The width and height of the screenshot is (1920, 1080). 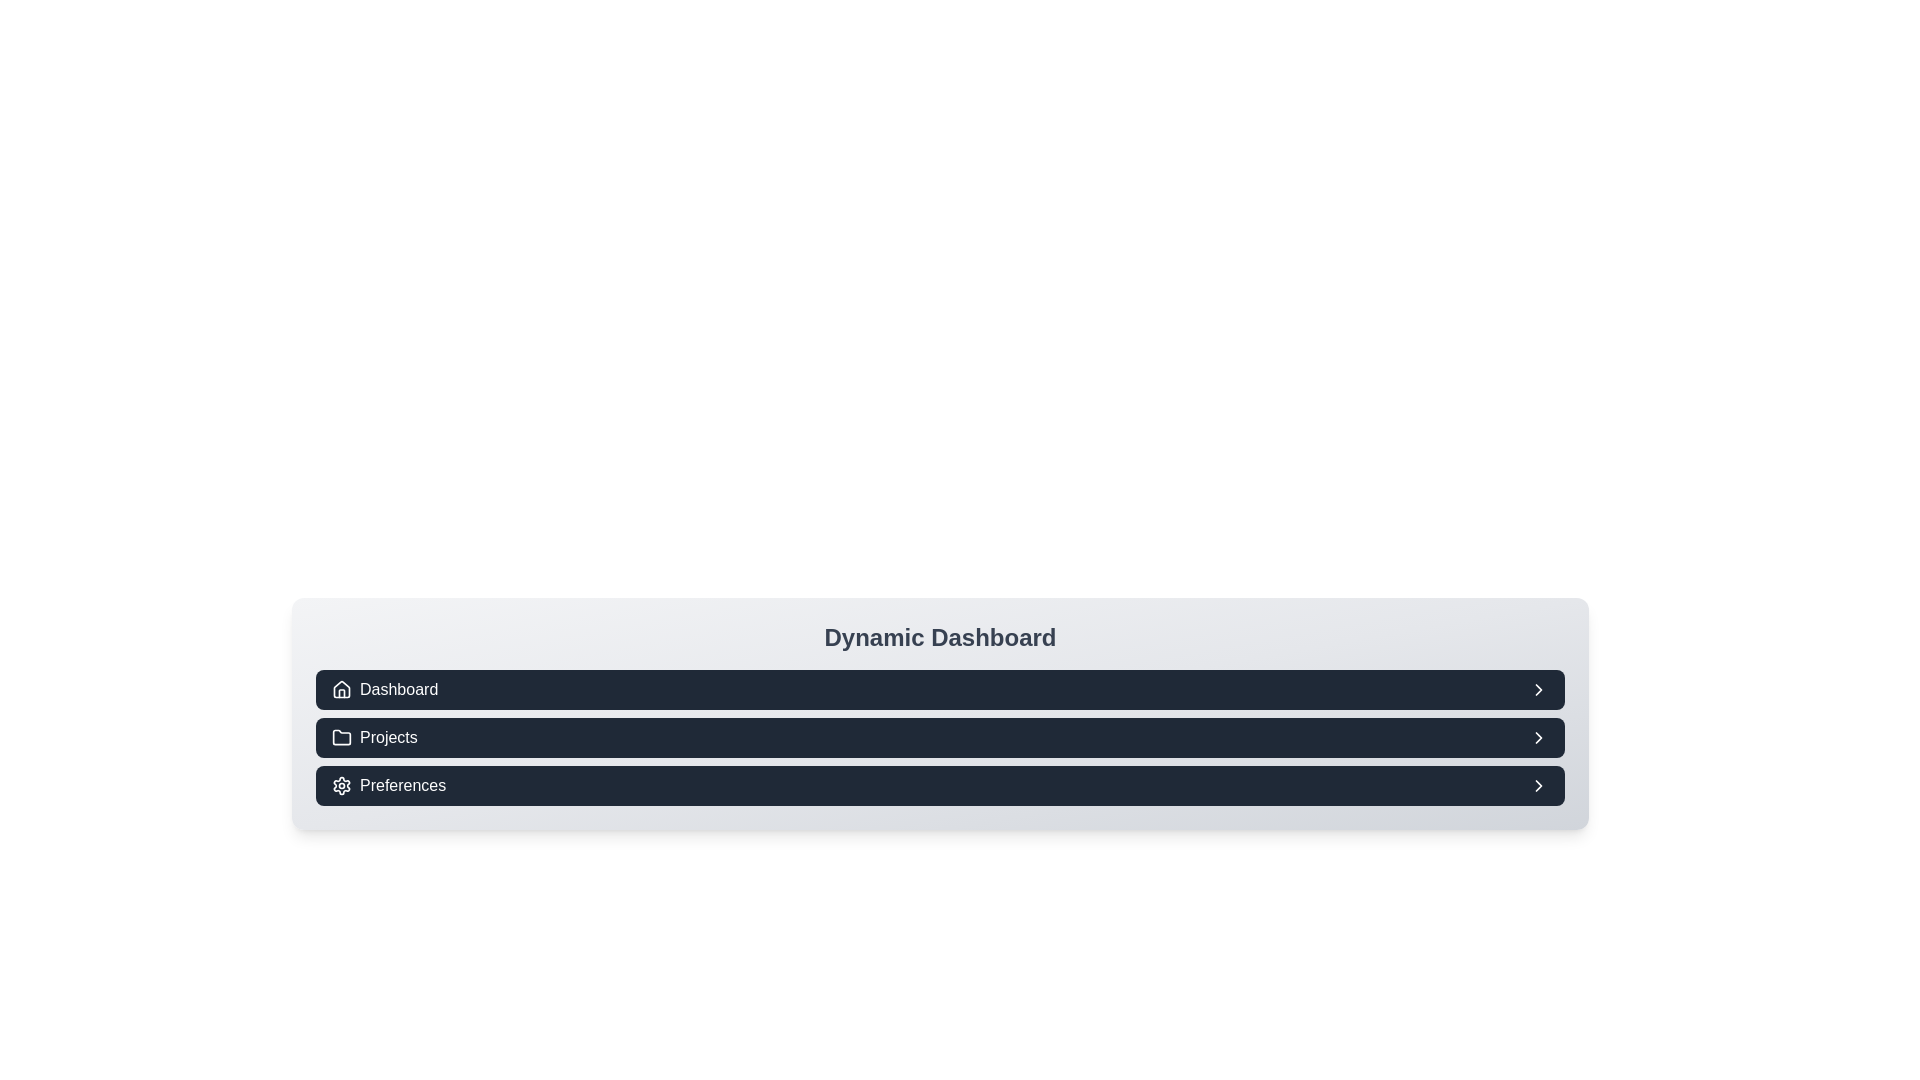 What do you see at coordinates (374, 737) in the screenshot?
I see `label content of the 'Projects' text label located in the navigation menu, which is horizontally aligned with a folder icon to the left` at bounding box center [374, 737].